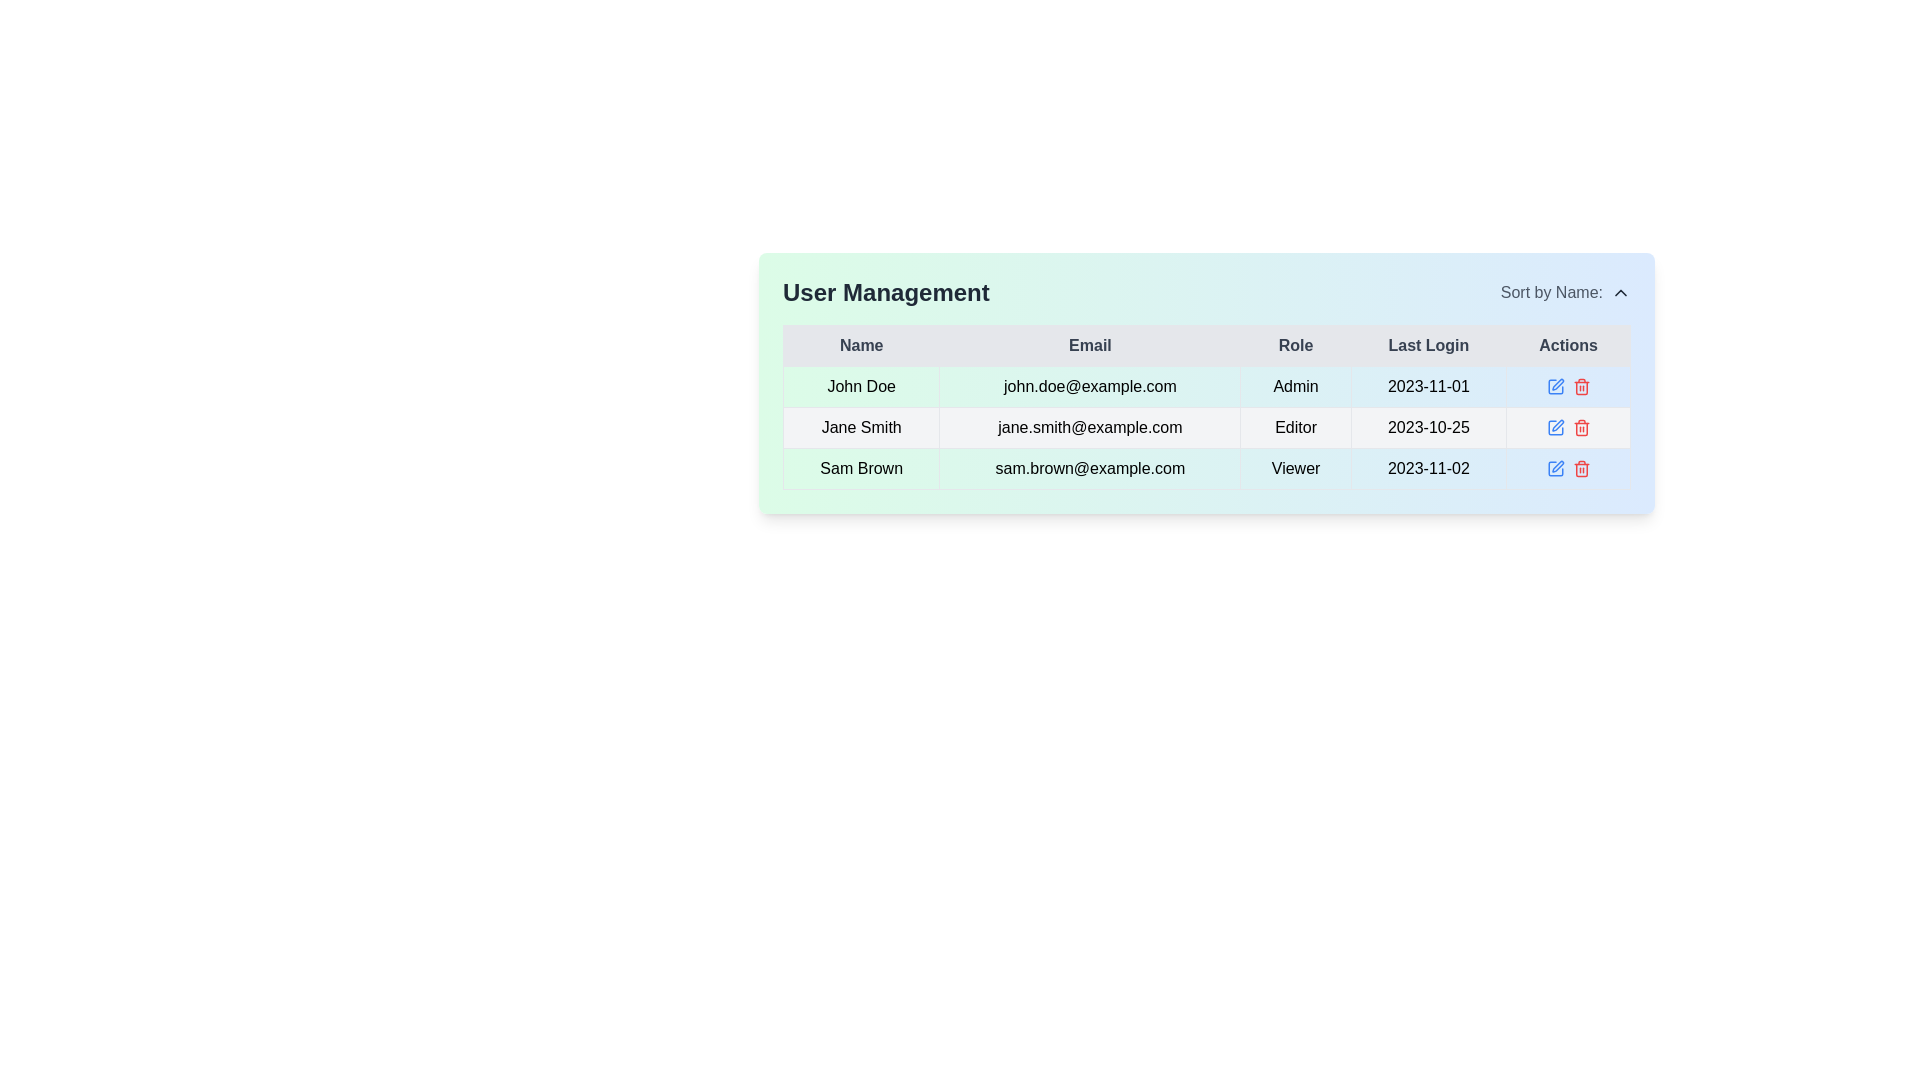  Describe the element at coordinates (1427, 469) in the screenshot. I see `the text display that shows the last login date for user 'Sam Brown', located in the fourth column of the last row of the 'User Management' table, adjacent to the 'Role' column displaying 'Viewer'` at that location.